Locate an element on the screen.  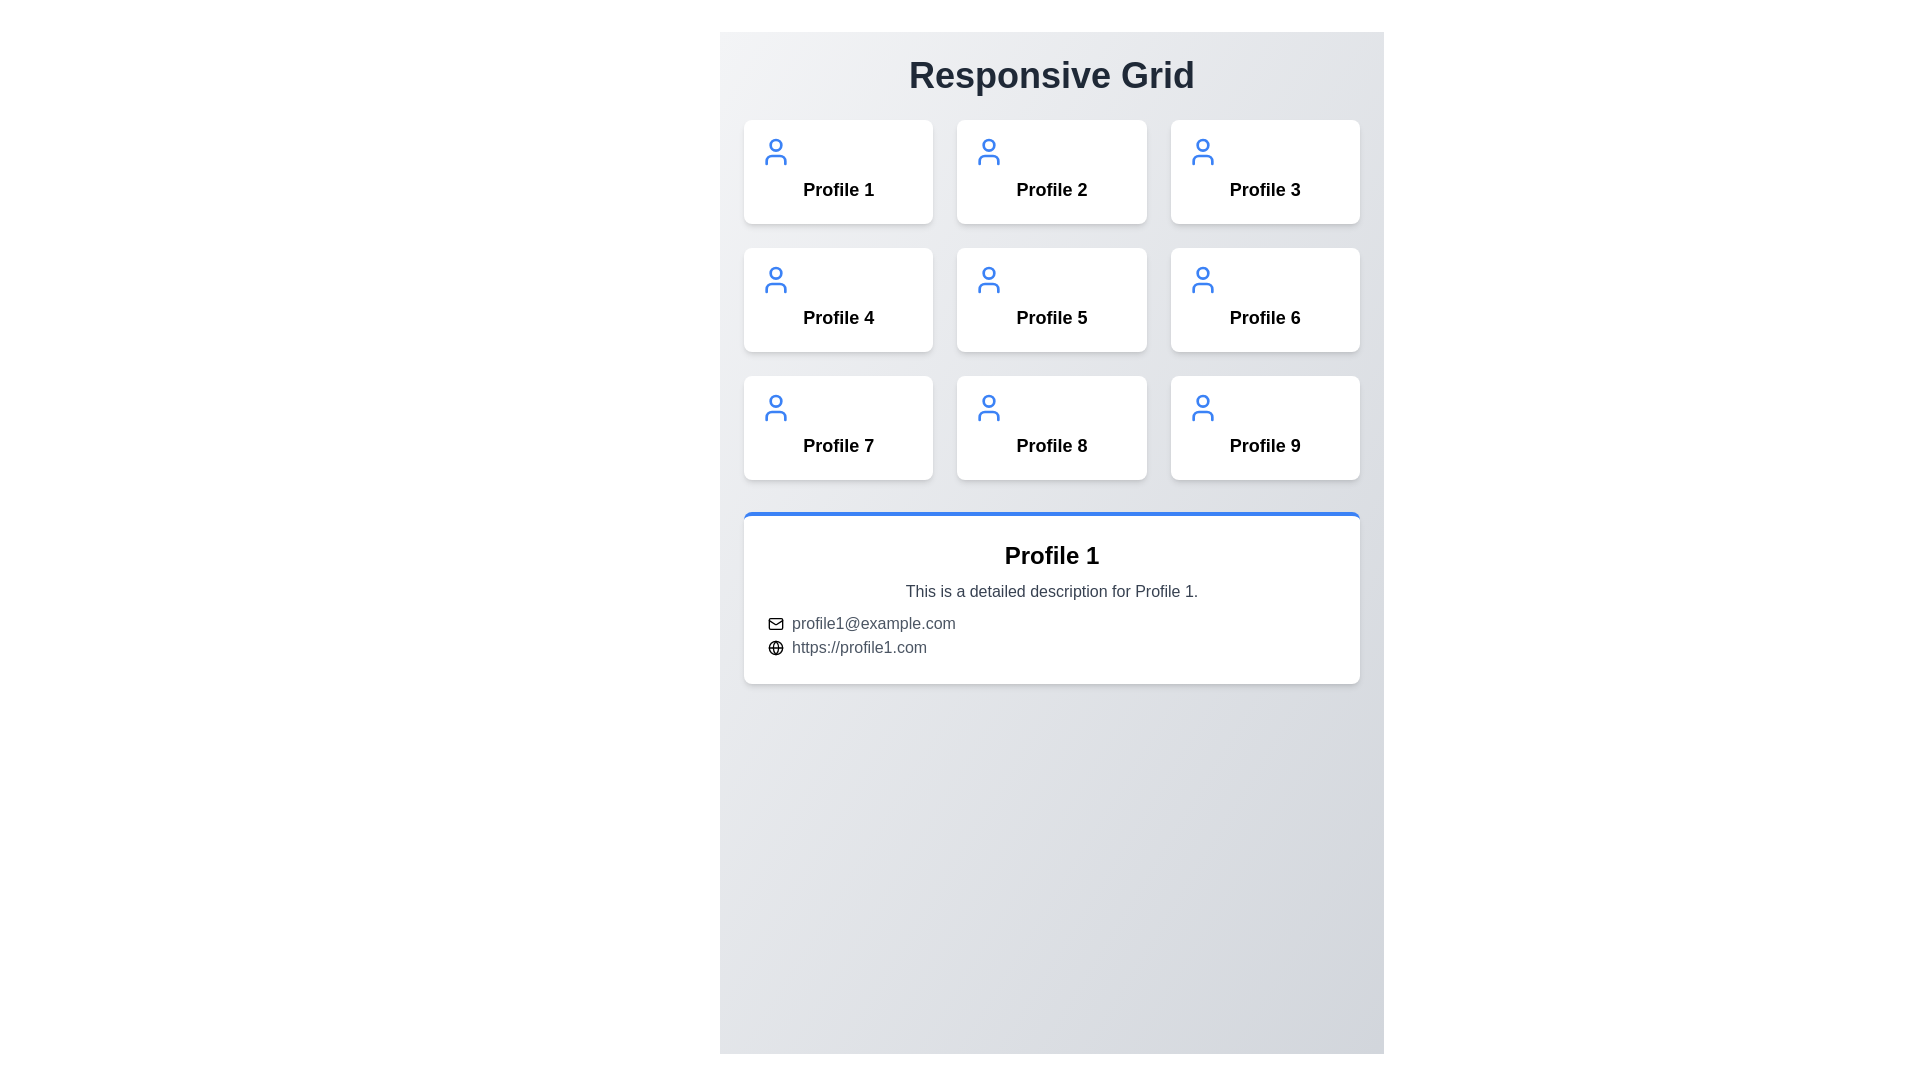
the Profile 3 card, which has a white background, a blue user icon at the top center, and bold black text underneath is located at coordinates (1264, 171).